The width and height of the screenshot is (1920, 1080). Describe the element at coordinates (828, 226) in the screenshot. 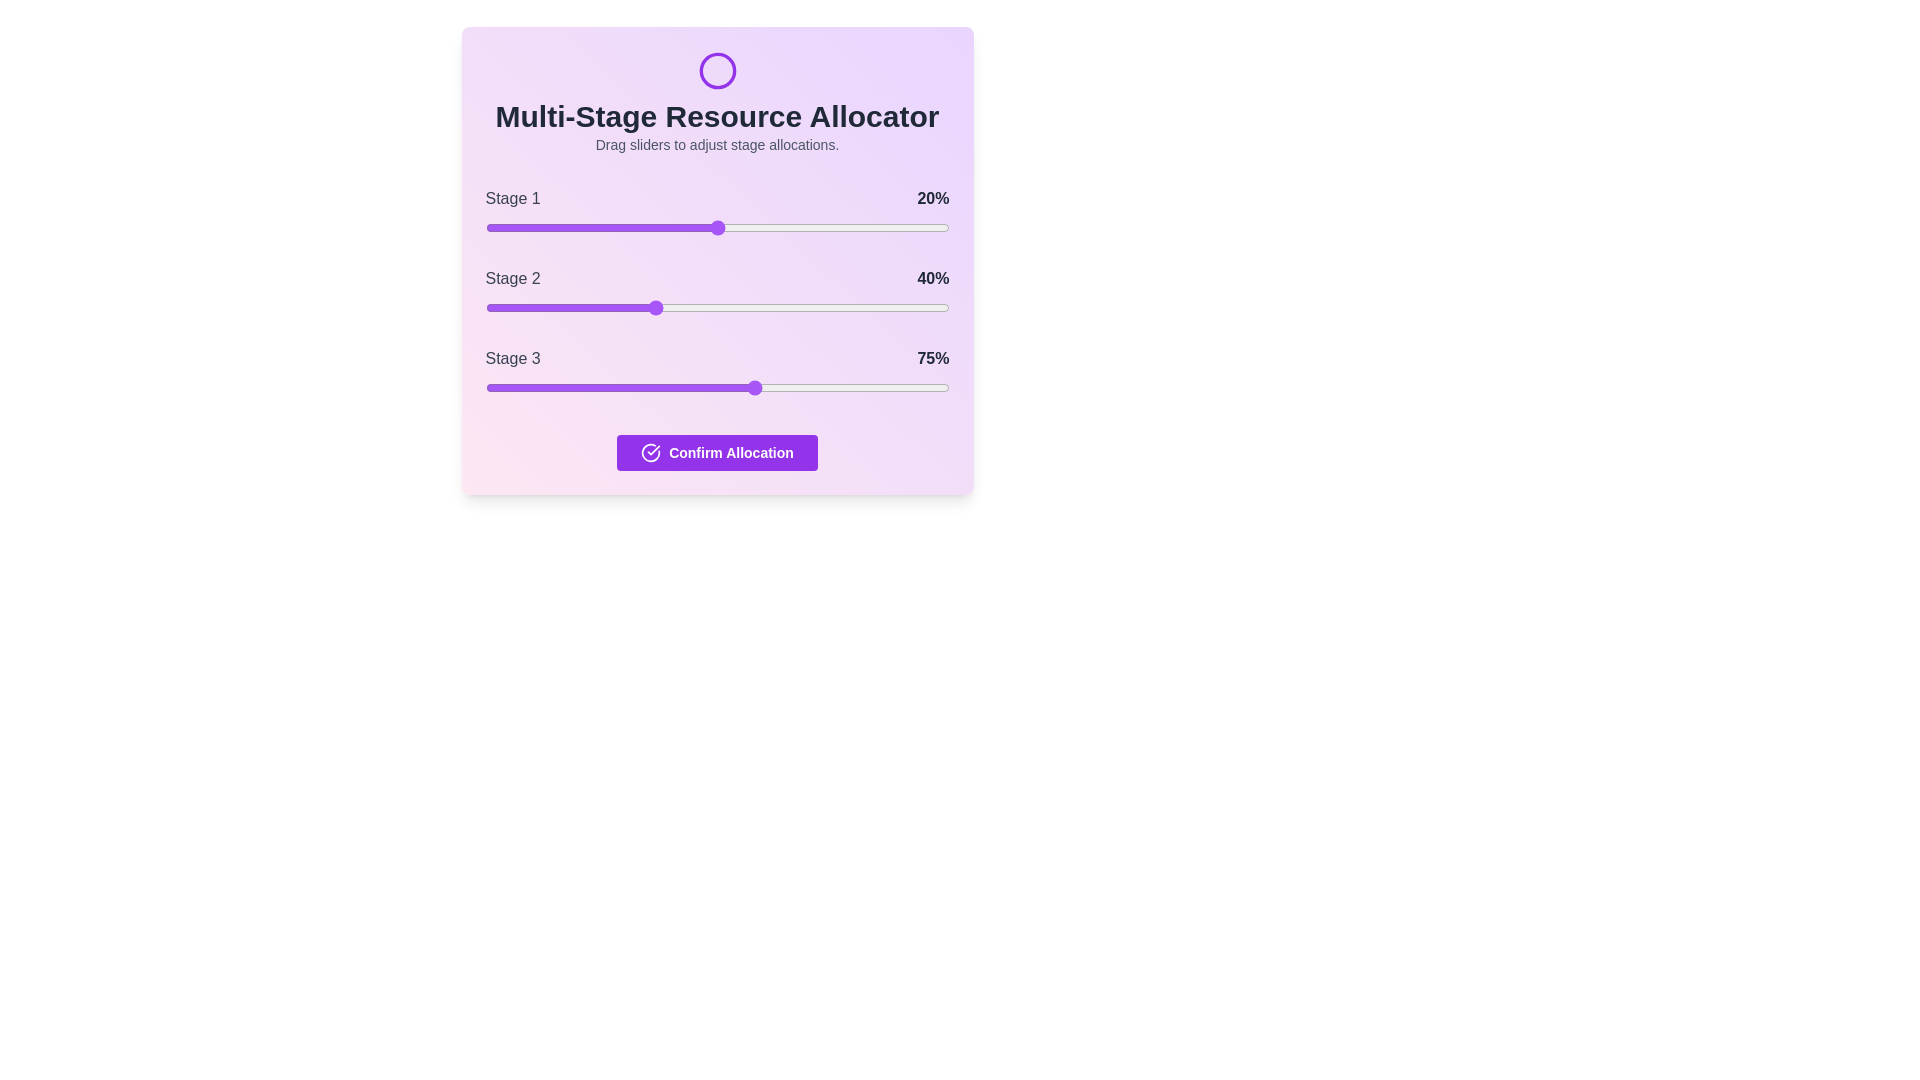

I see `the slider for Stage 1 to 74%` at that location.